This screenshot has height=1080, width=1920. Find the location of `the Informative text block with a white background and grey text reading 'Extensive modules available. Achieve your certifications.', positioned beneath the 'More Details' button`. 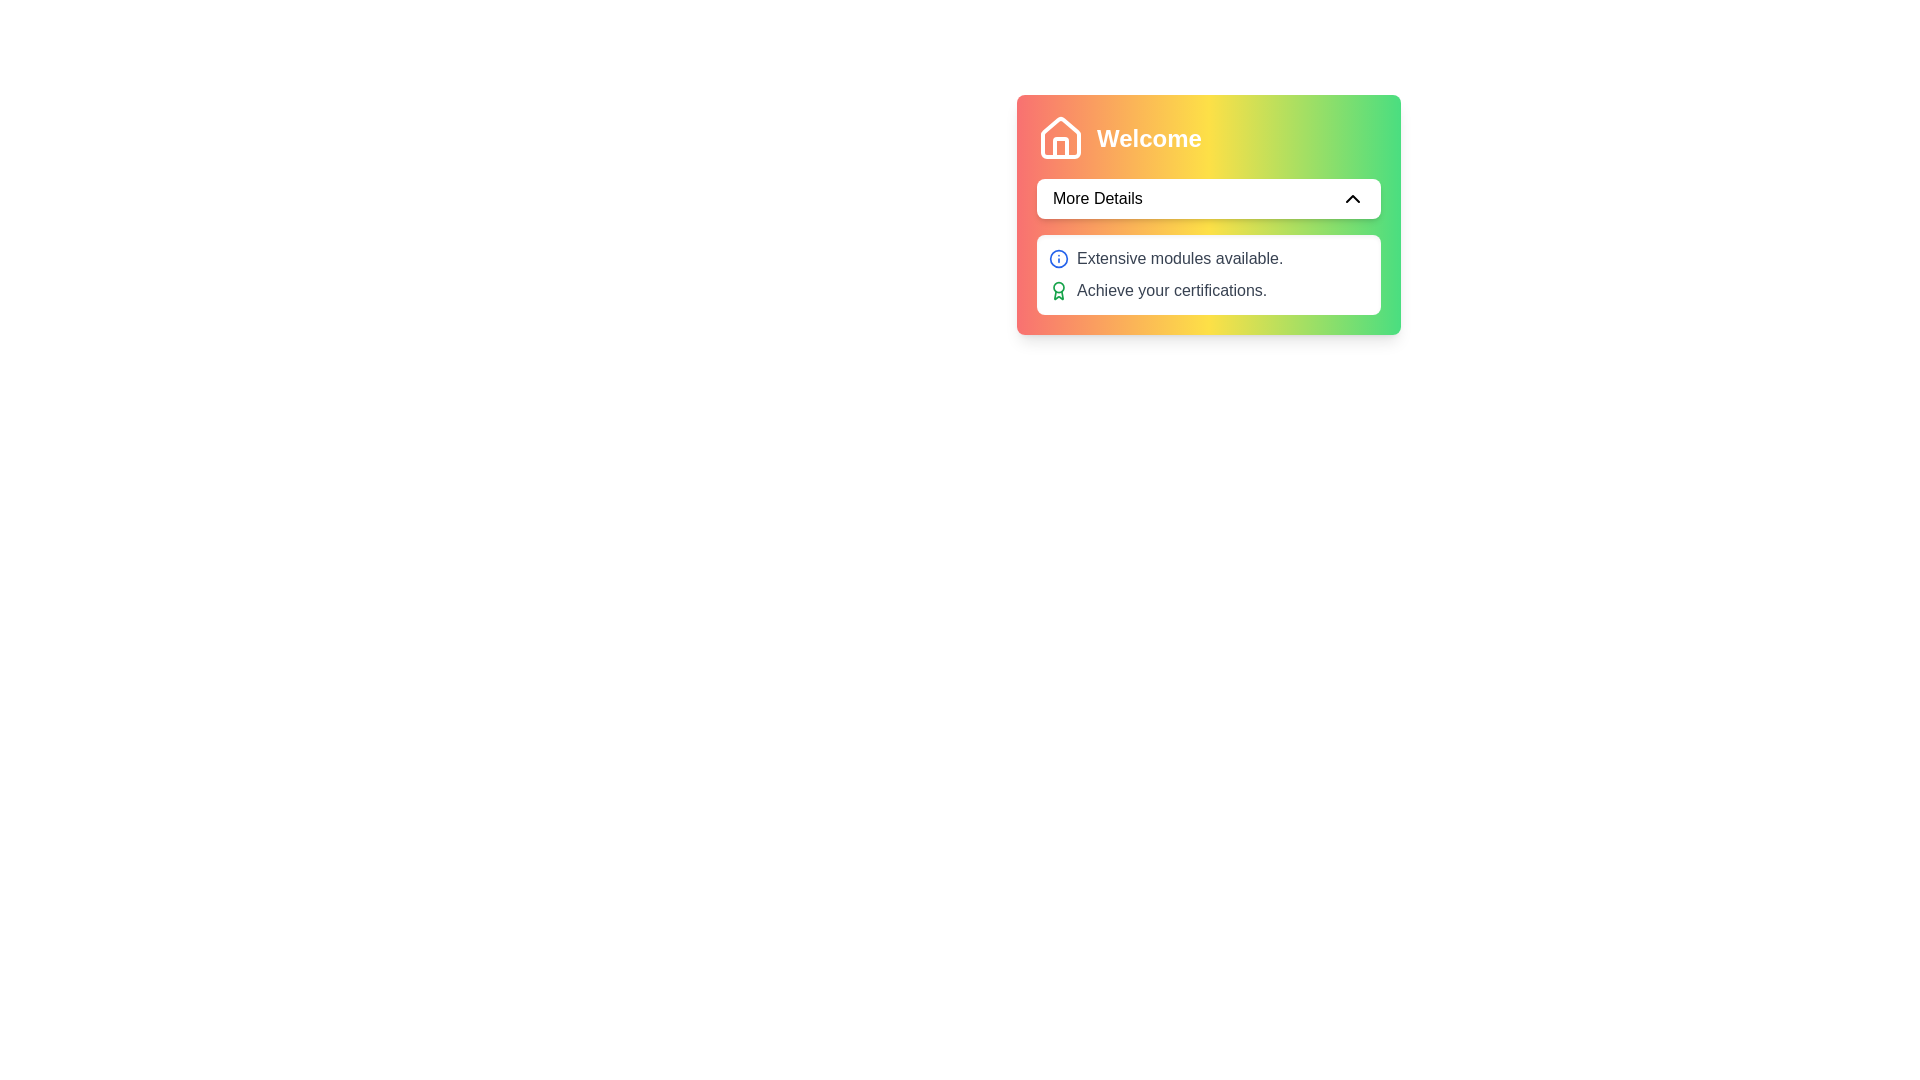

the Informative text block with a white background and grey text reading 'Extensive modules available. Achieve your certifications.', positioned beneath the 'More Details' button is located at coordinates (1208, 274).